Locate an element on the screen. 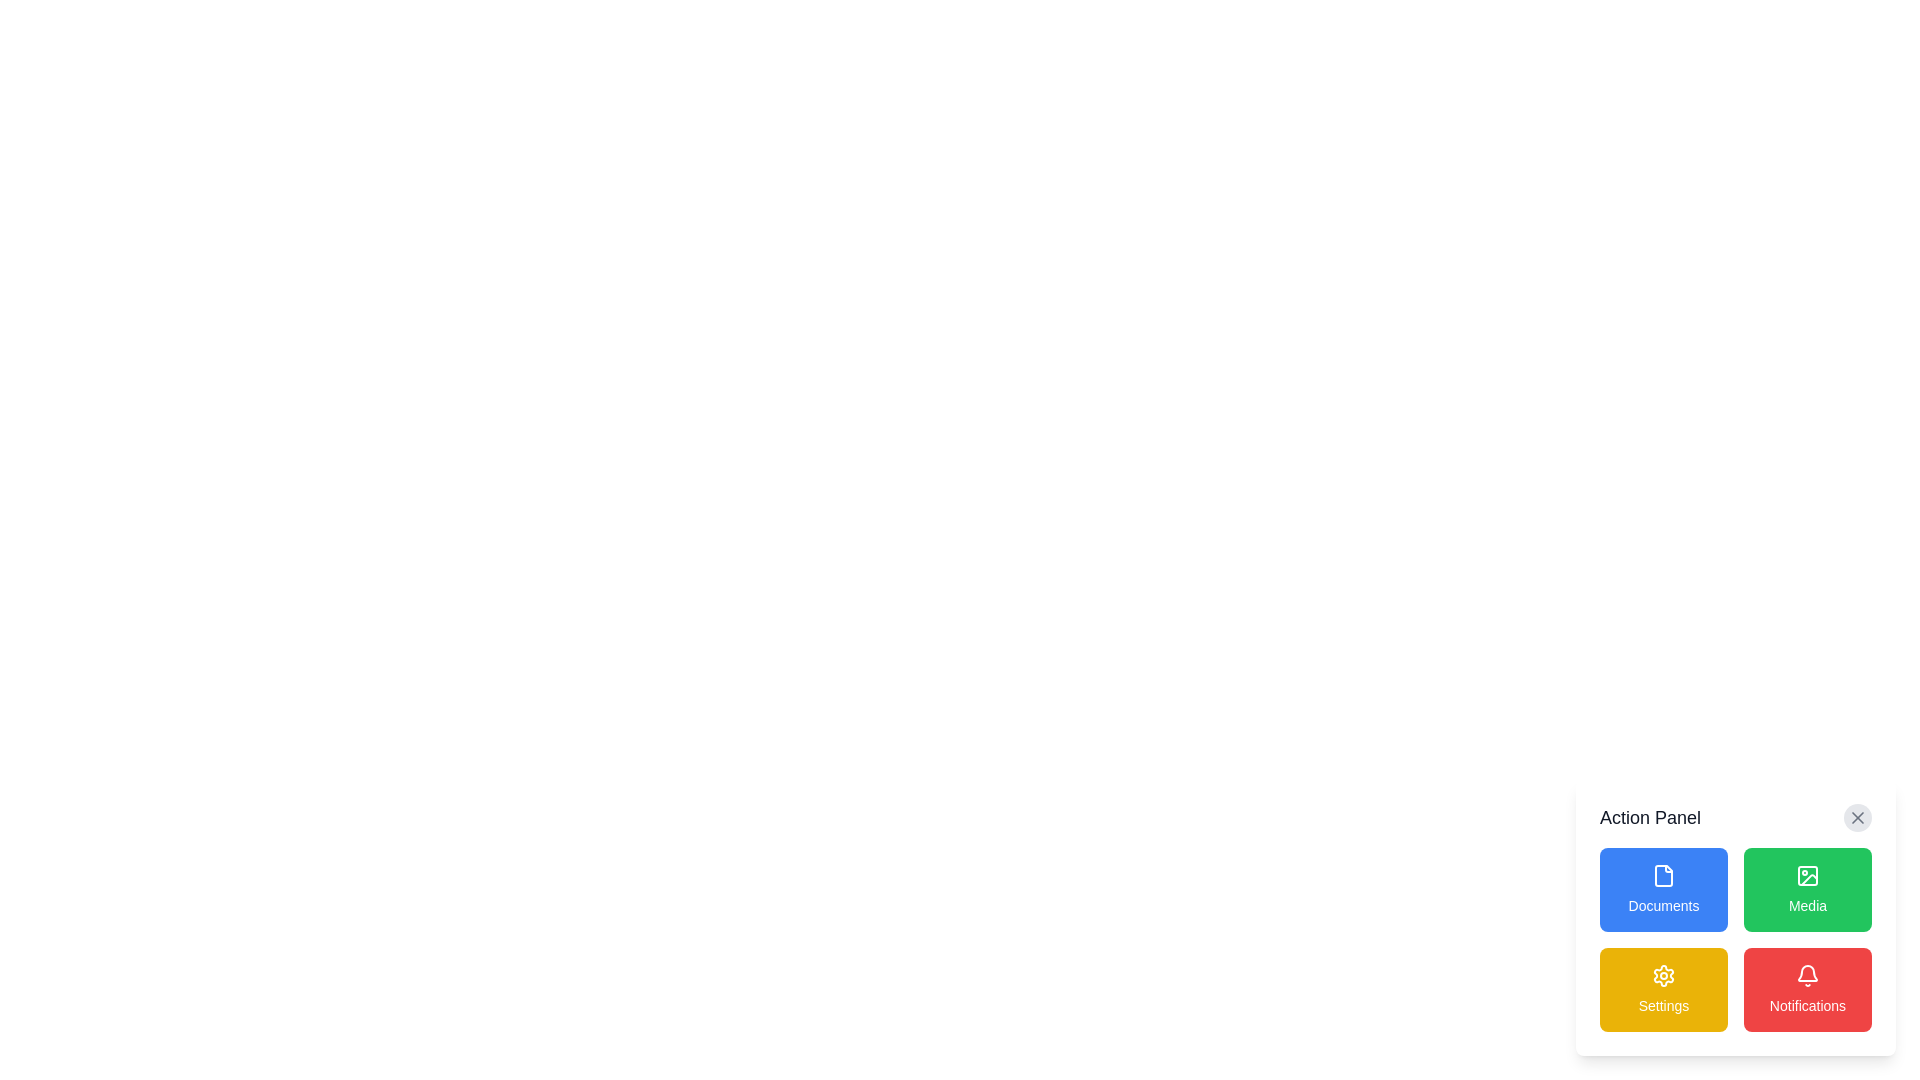 The image size is (1920, 1080). the 'Documents' button, which is a rectangular button with a blue background, rounded corners, and white centered text below a document icon, located in the upper-left corner of the 2x2 grid in the 'Action Panel' is located at coordinates (1664, 889).